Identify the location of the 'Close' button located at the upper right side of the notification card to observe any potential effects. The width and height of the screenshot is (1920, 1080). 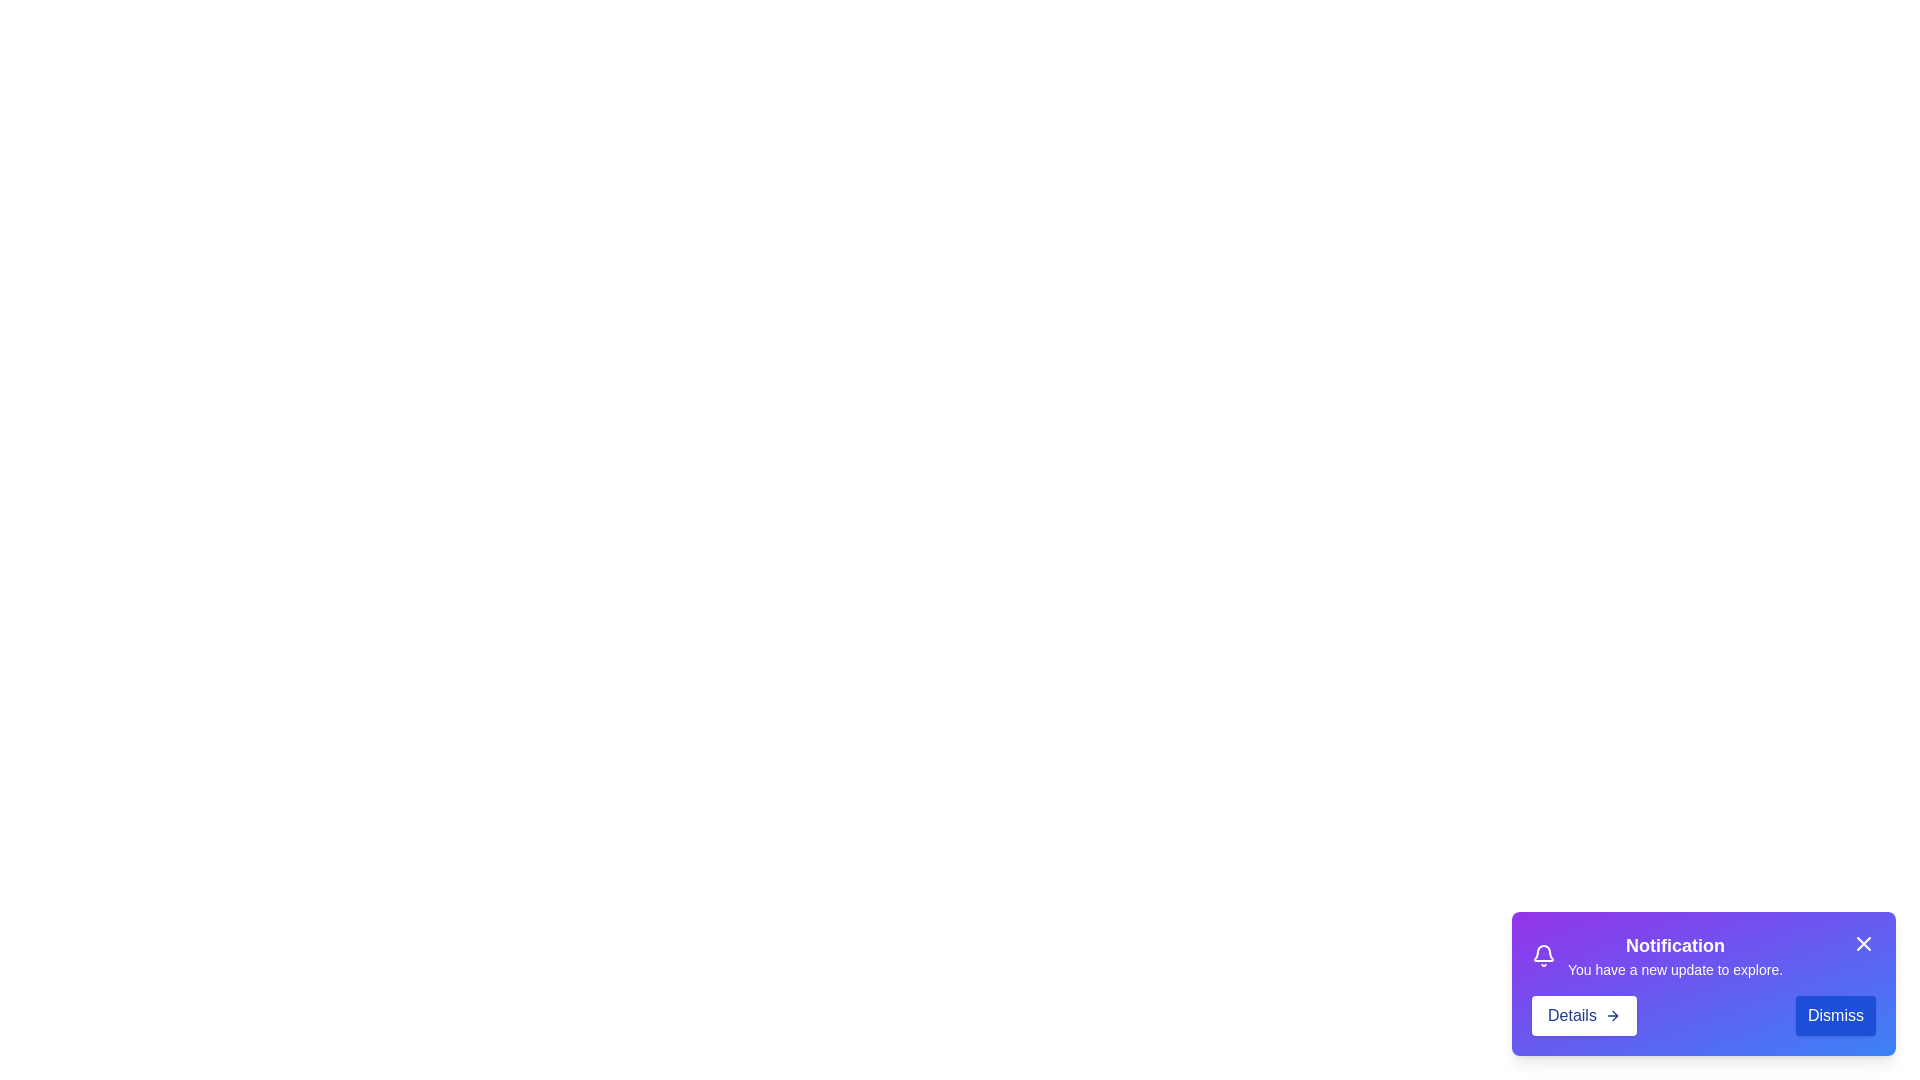
(1862, 944).